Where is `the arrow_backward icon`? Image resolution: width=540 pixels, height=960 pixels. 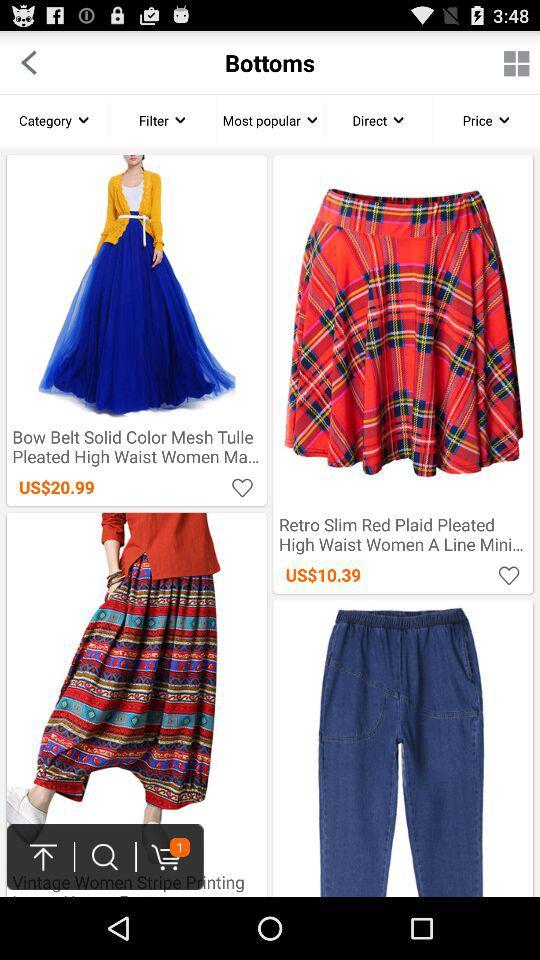
the arrow_backward icon is located at coordinates (27, 67).